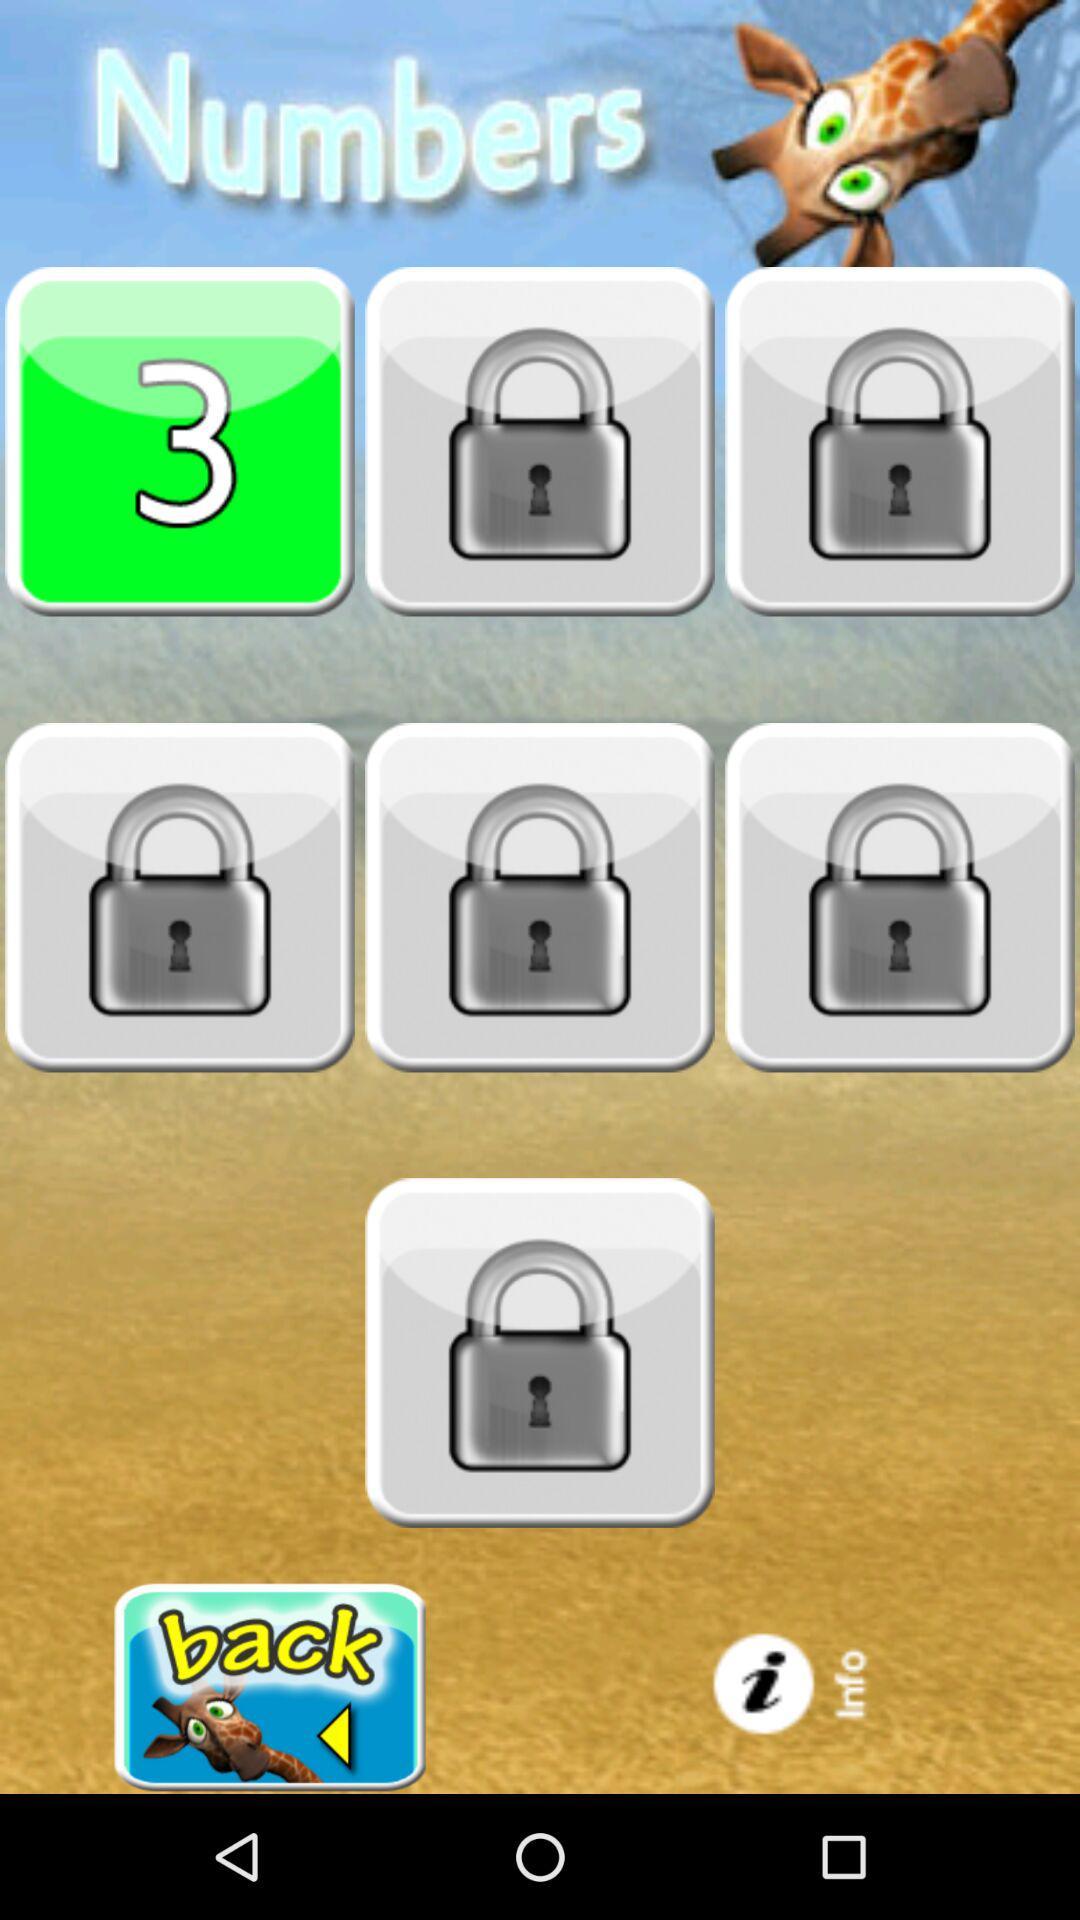  Describe the element at coordinates (180, 440) in the screenshot. I see `choose selection` at that location.